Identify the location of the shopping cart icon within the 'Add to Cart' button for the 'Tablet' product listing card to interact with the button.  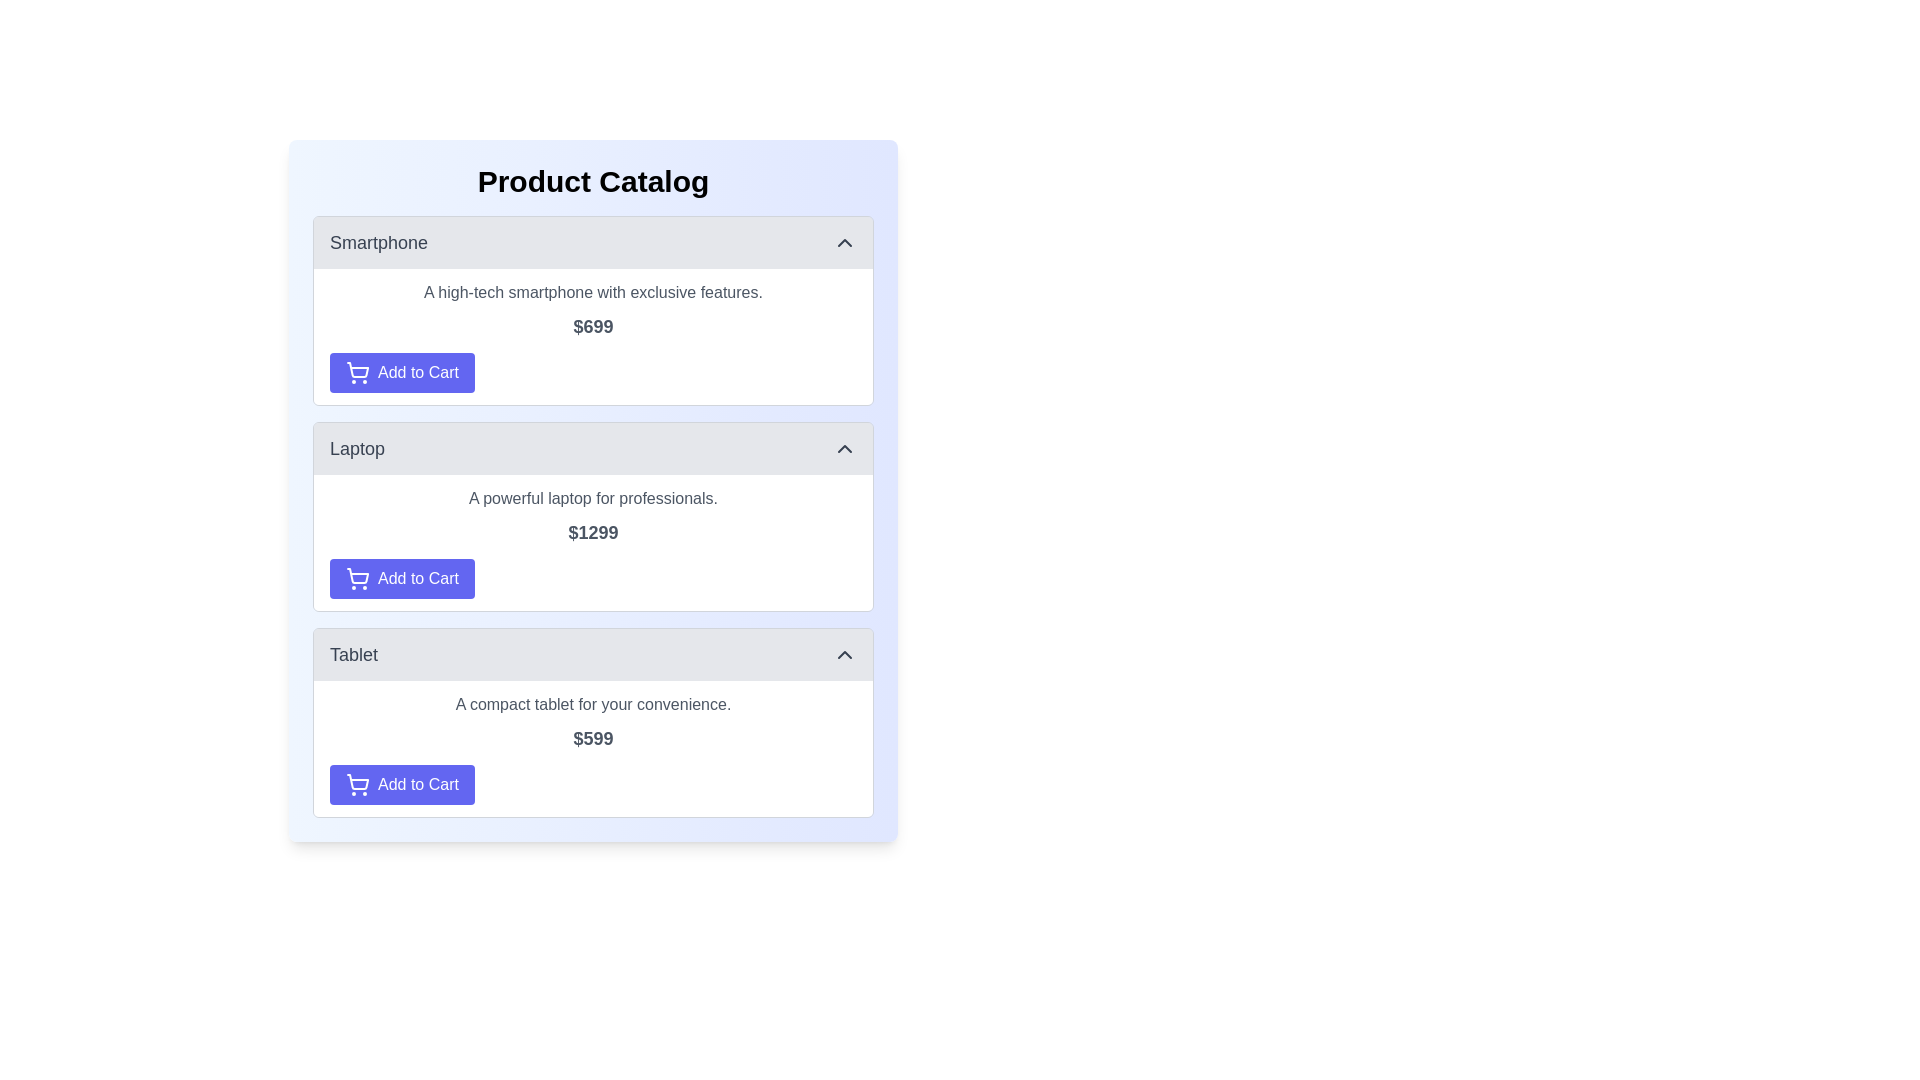
(358, 784).